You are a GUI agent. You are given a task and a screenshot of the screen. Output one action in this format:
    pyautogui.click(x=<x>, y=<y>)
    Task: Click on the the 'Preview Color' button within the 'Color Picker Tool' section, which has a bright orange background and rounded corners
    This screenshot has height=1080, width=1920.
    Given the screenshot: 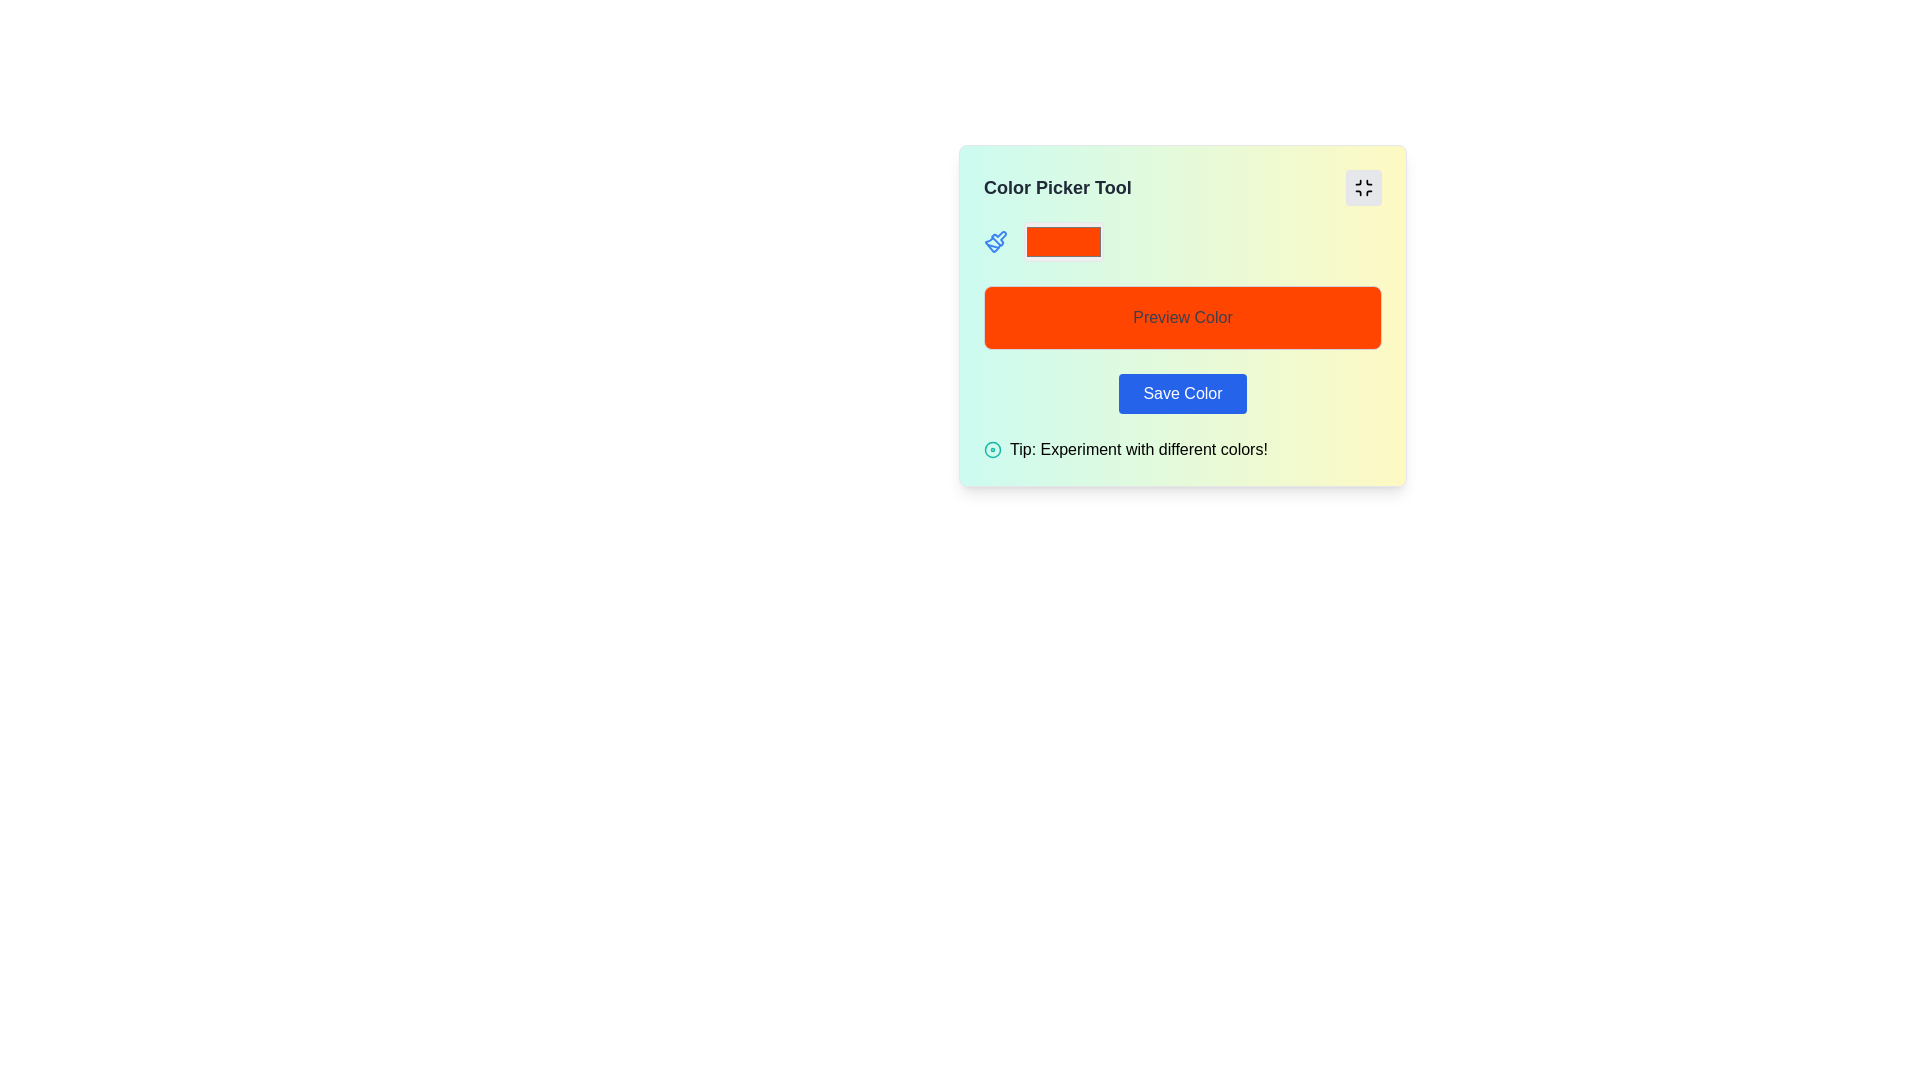 What is the action you would take?
    pyautogui.click(x=1182, y=316)
    